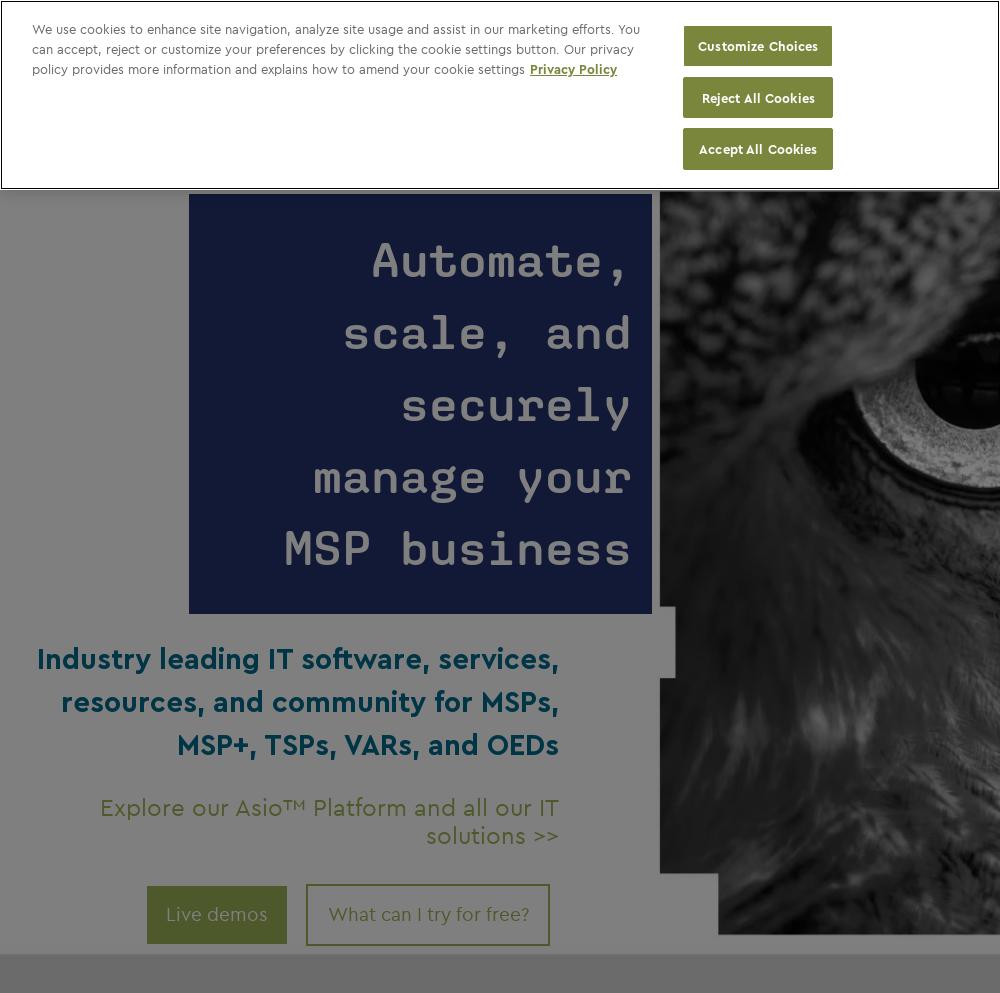 The width and height of the screenshot is (1000, 993). What do you see at coordinates (427, 914) in the screenshot?
I see `'What can I try for free?'` at bounding box center [427, 914].